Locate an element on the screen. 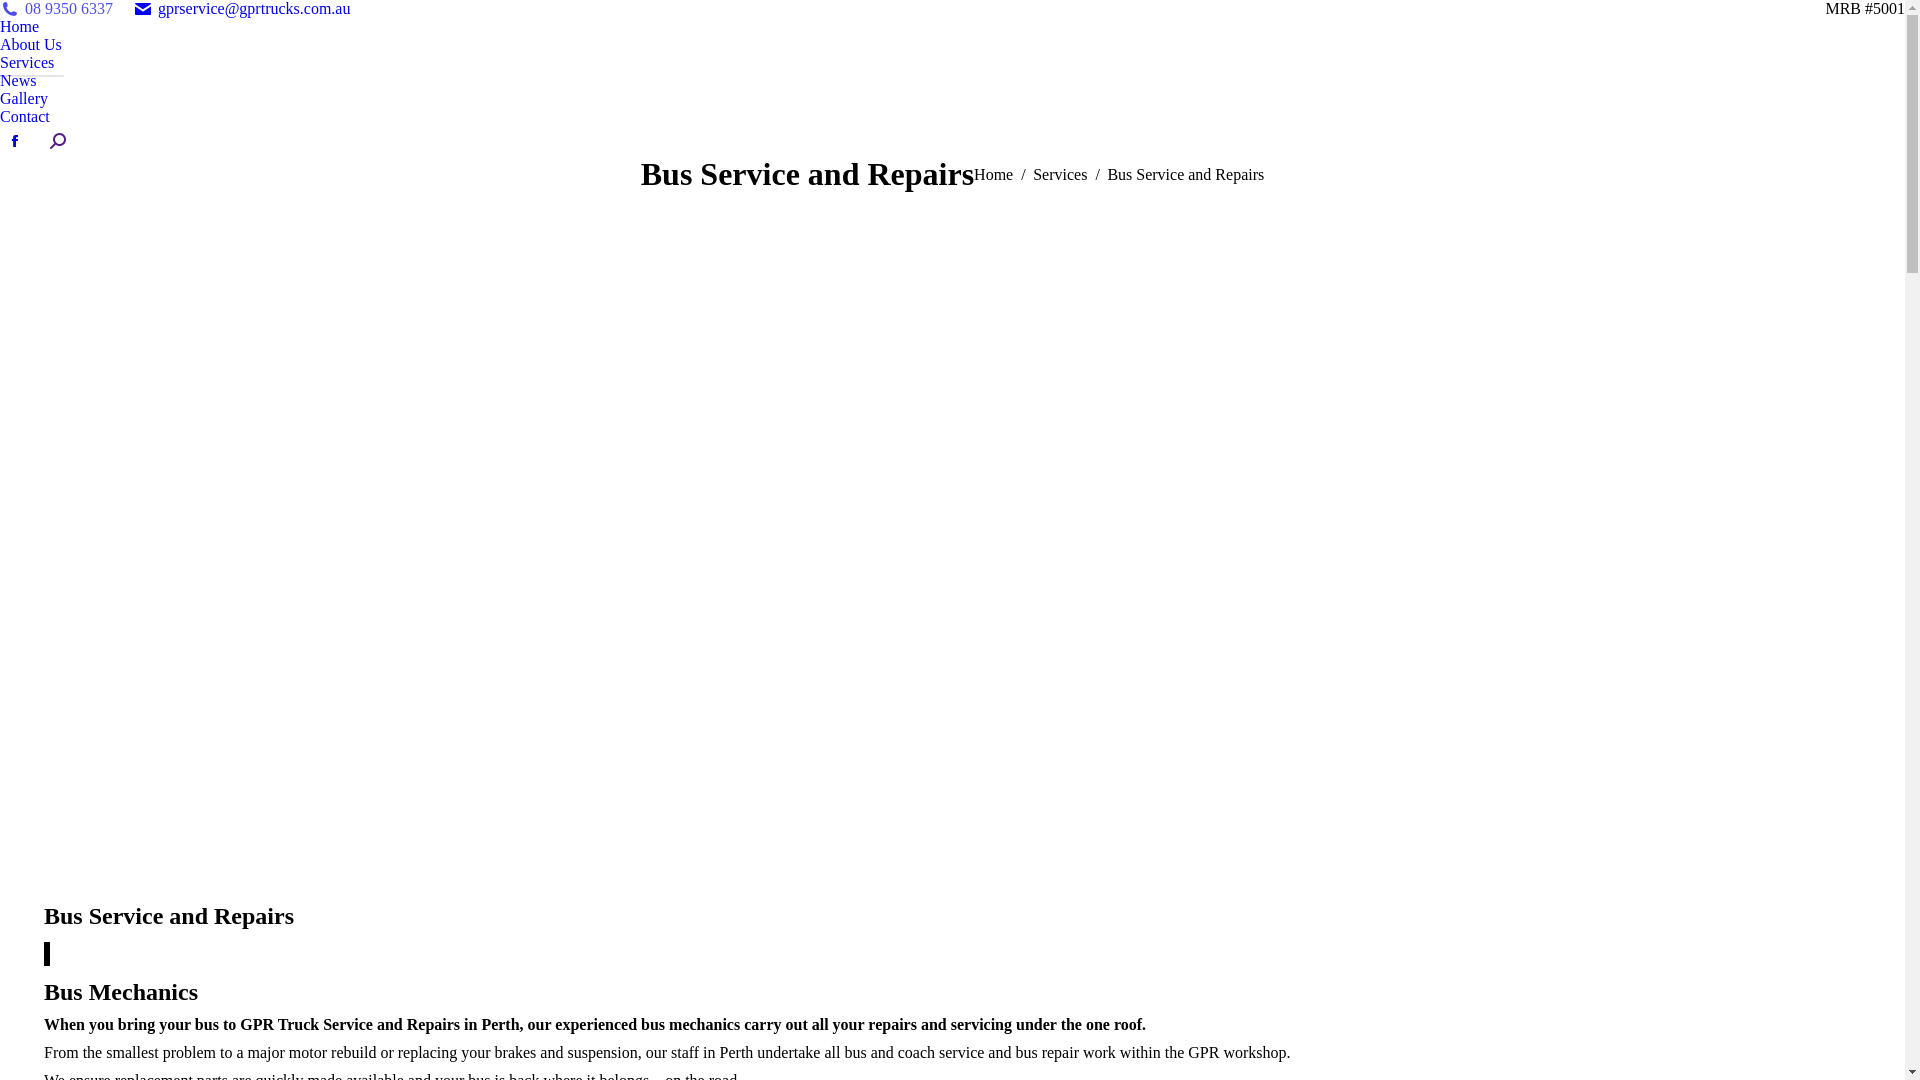 Image resolution: width=1920 pixels, height=1080 pixels. 'gprservice@gprtrucks.com.au' is located at coordinates (240, 8).